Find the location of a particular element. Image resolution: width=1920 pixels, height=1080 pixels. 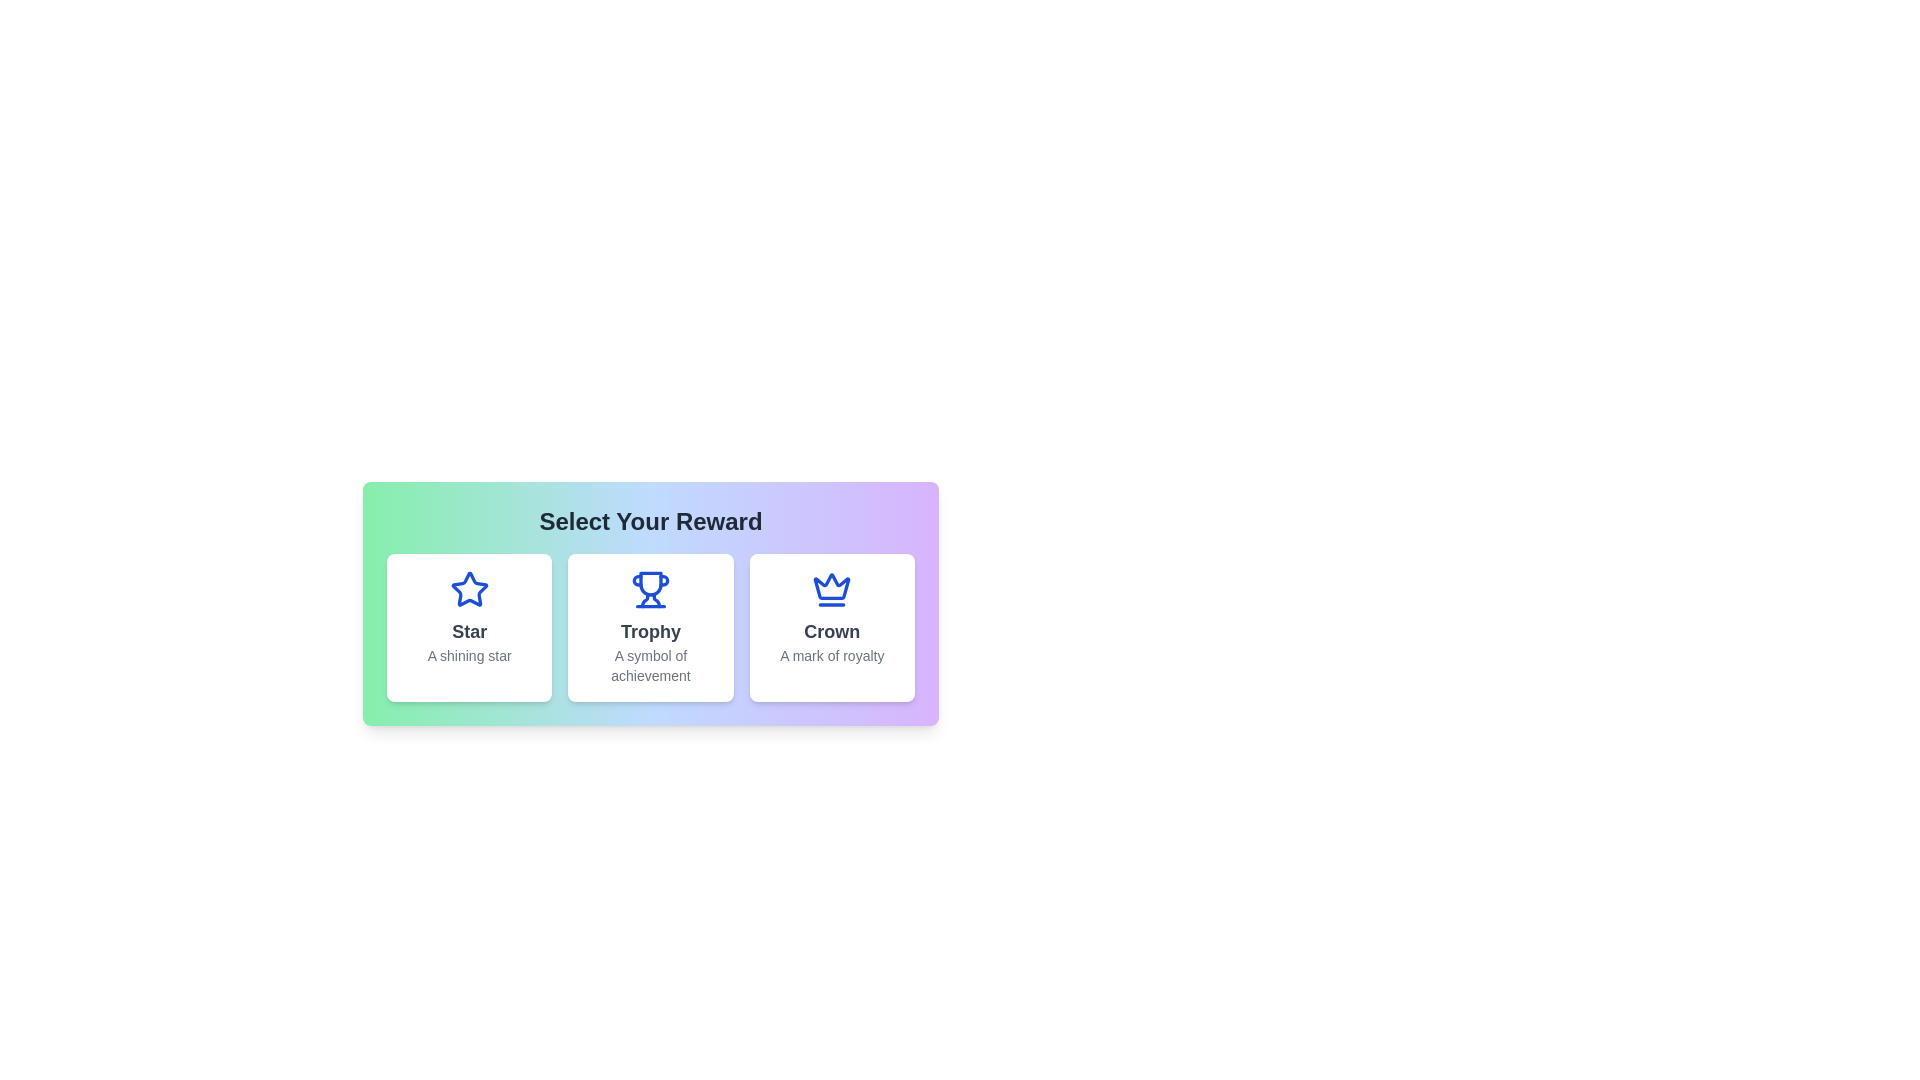

the reward card labeled 'Trophy' to view its hover effect is located at coordinates (651, 627).